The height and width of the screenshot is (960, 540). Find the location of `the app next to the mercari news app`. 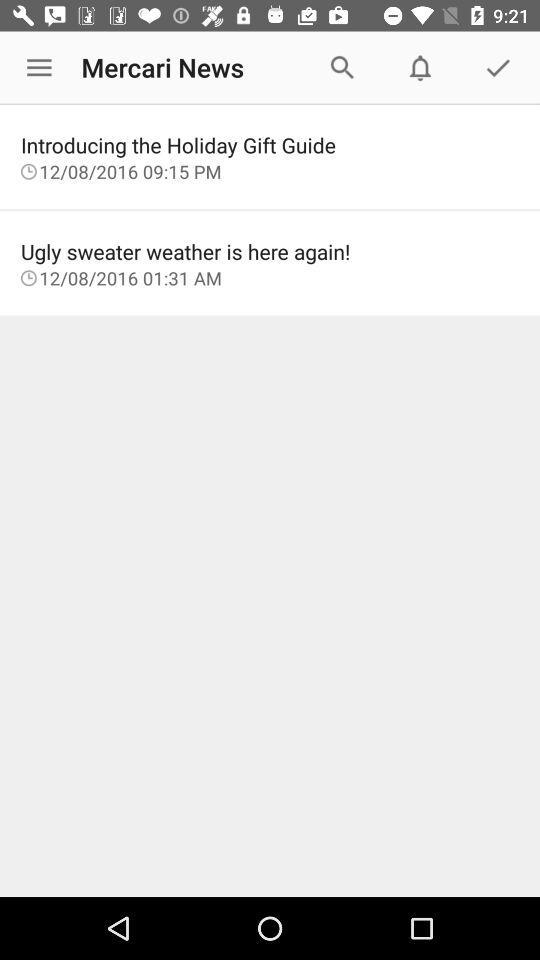

the app next to the mercari news app is located at coordinates (39, 68).